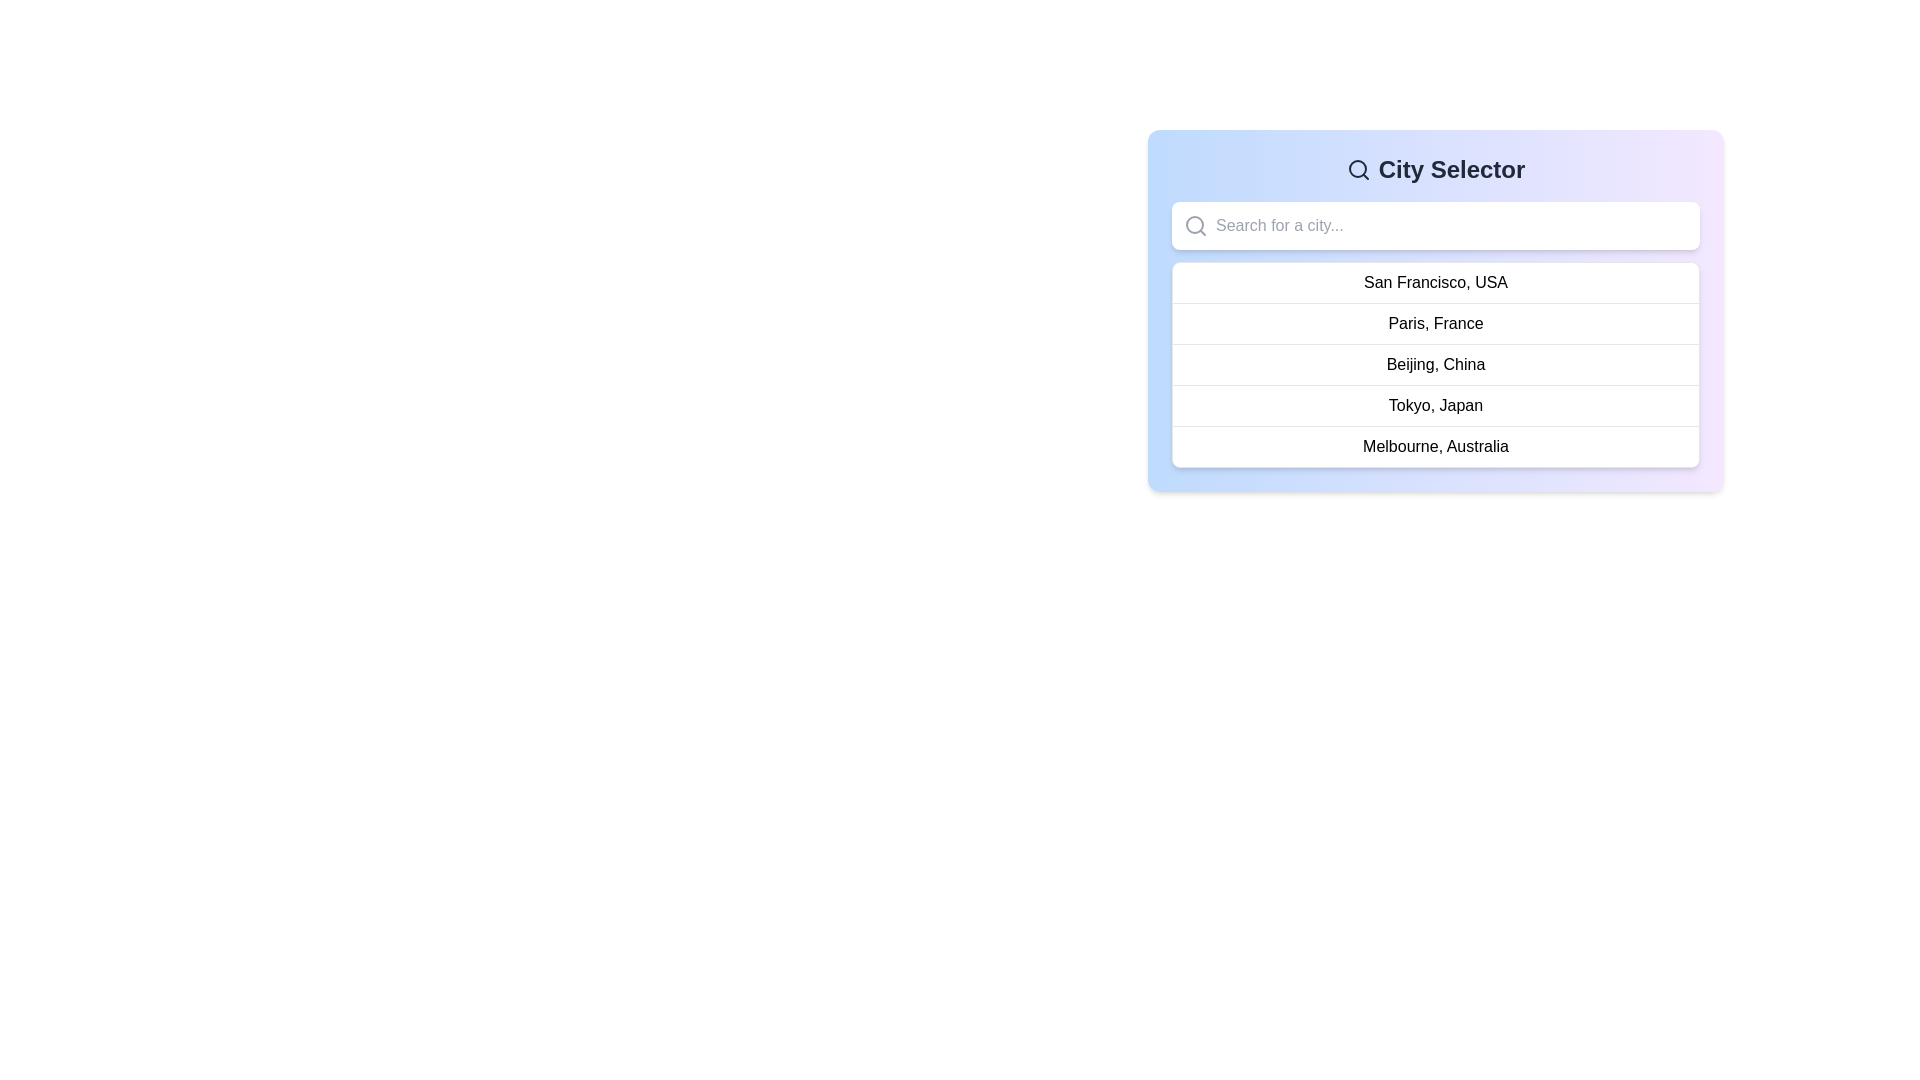  Describe the element at coordinates (1434, 311) in the screenshot. I see `the 'Paris, France' option in the city selector dropdown` at that location.